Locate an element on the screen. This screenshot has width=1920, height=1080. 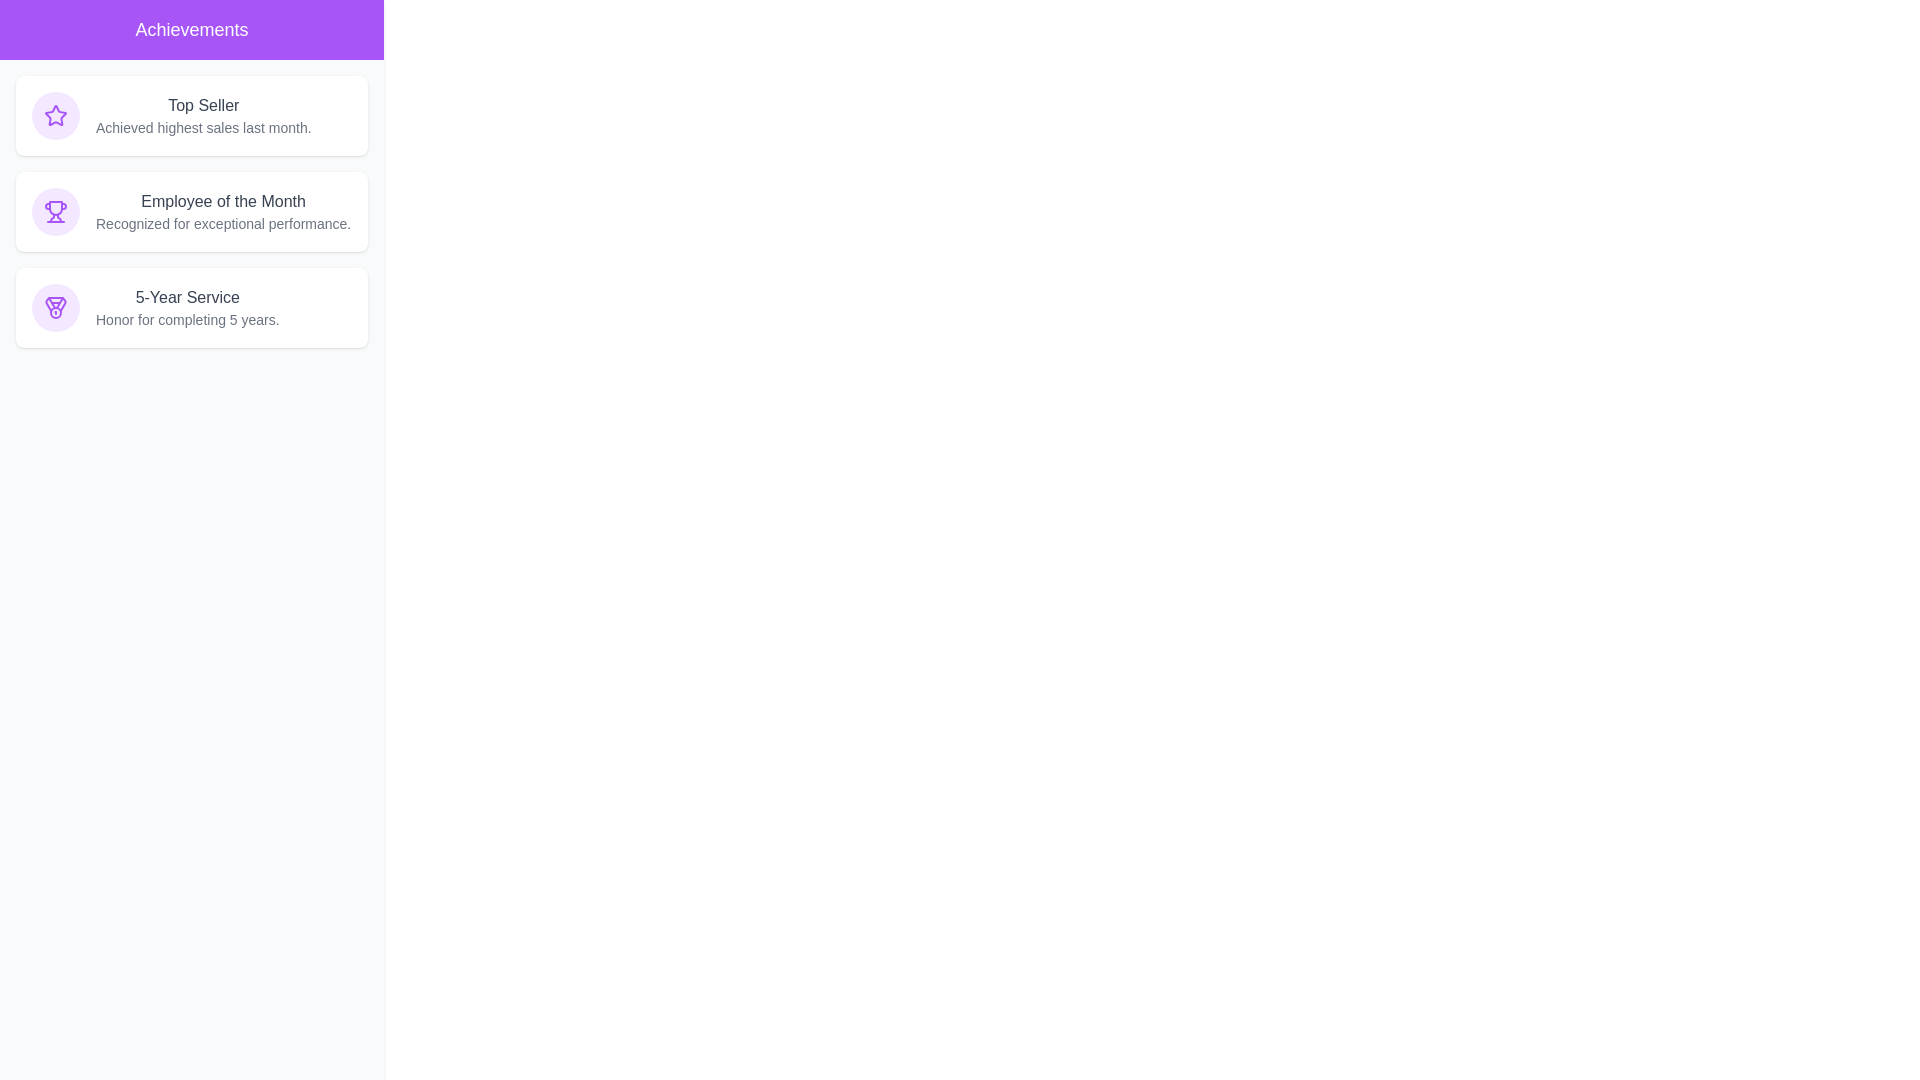
the icon associated with Top Seller is located at coordinates (56, 115).